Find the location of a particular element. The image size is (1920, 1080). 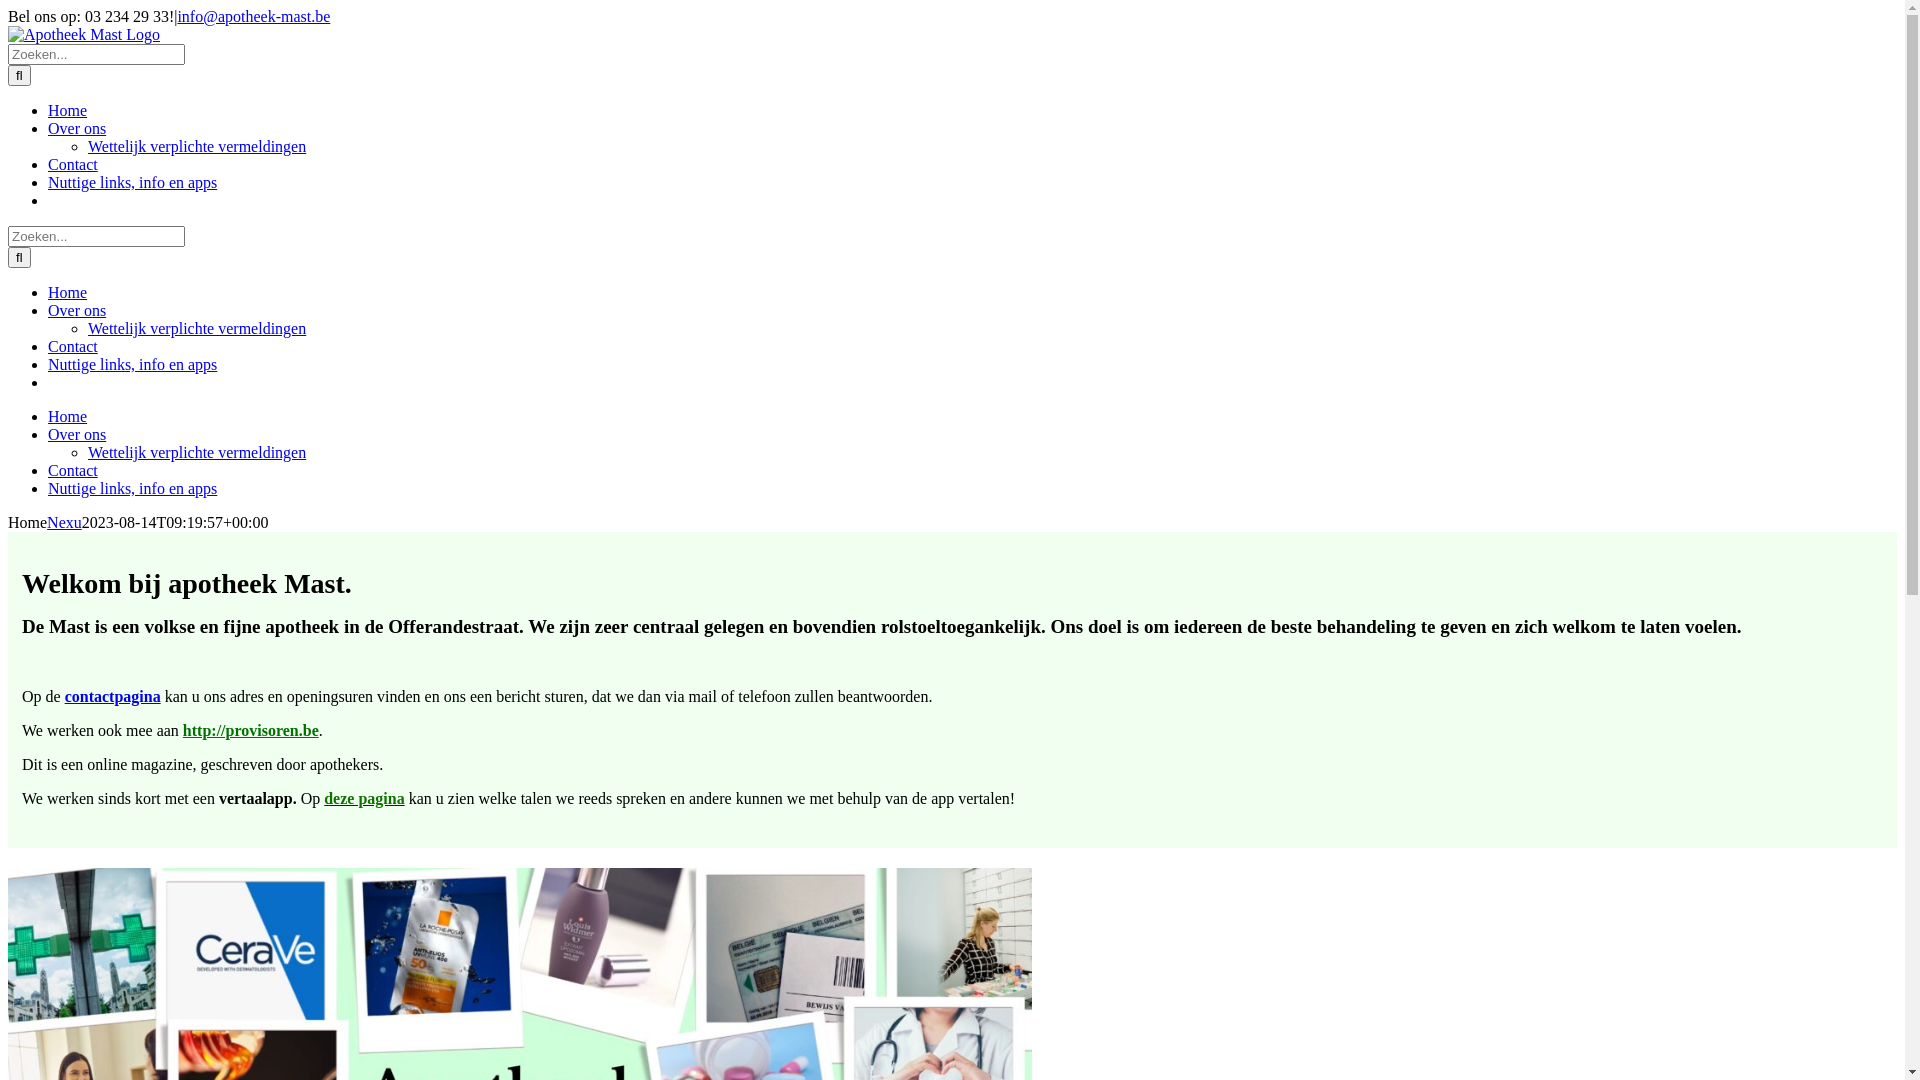

'Contact' is located at coordinates (72, 470).